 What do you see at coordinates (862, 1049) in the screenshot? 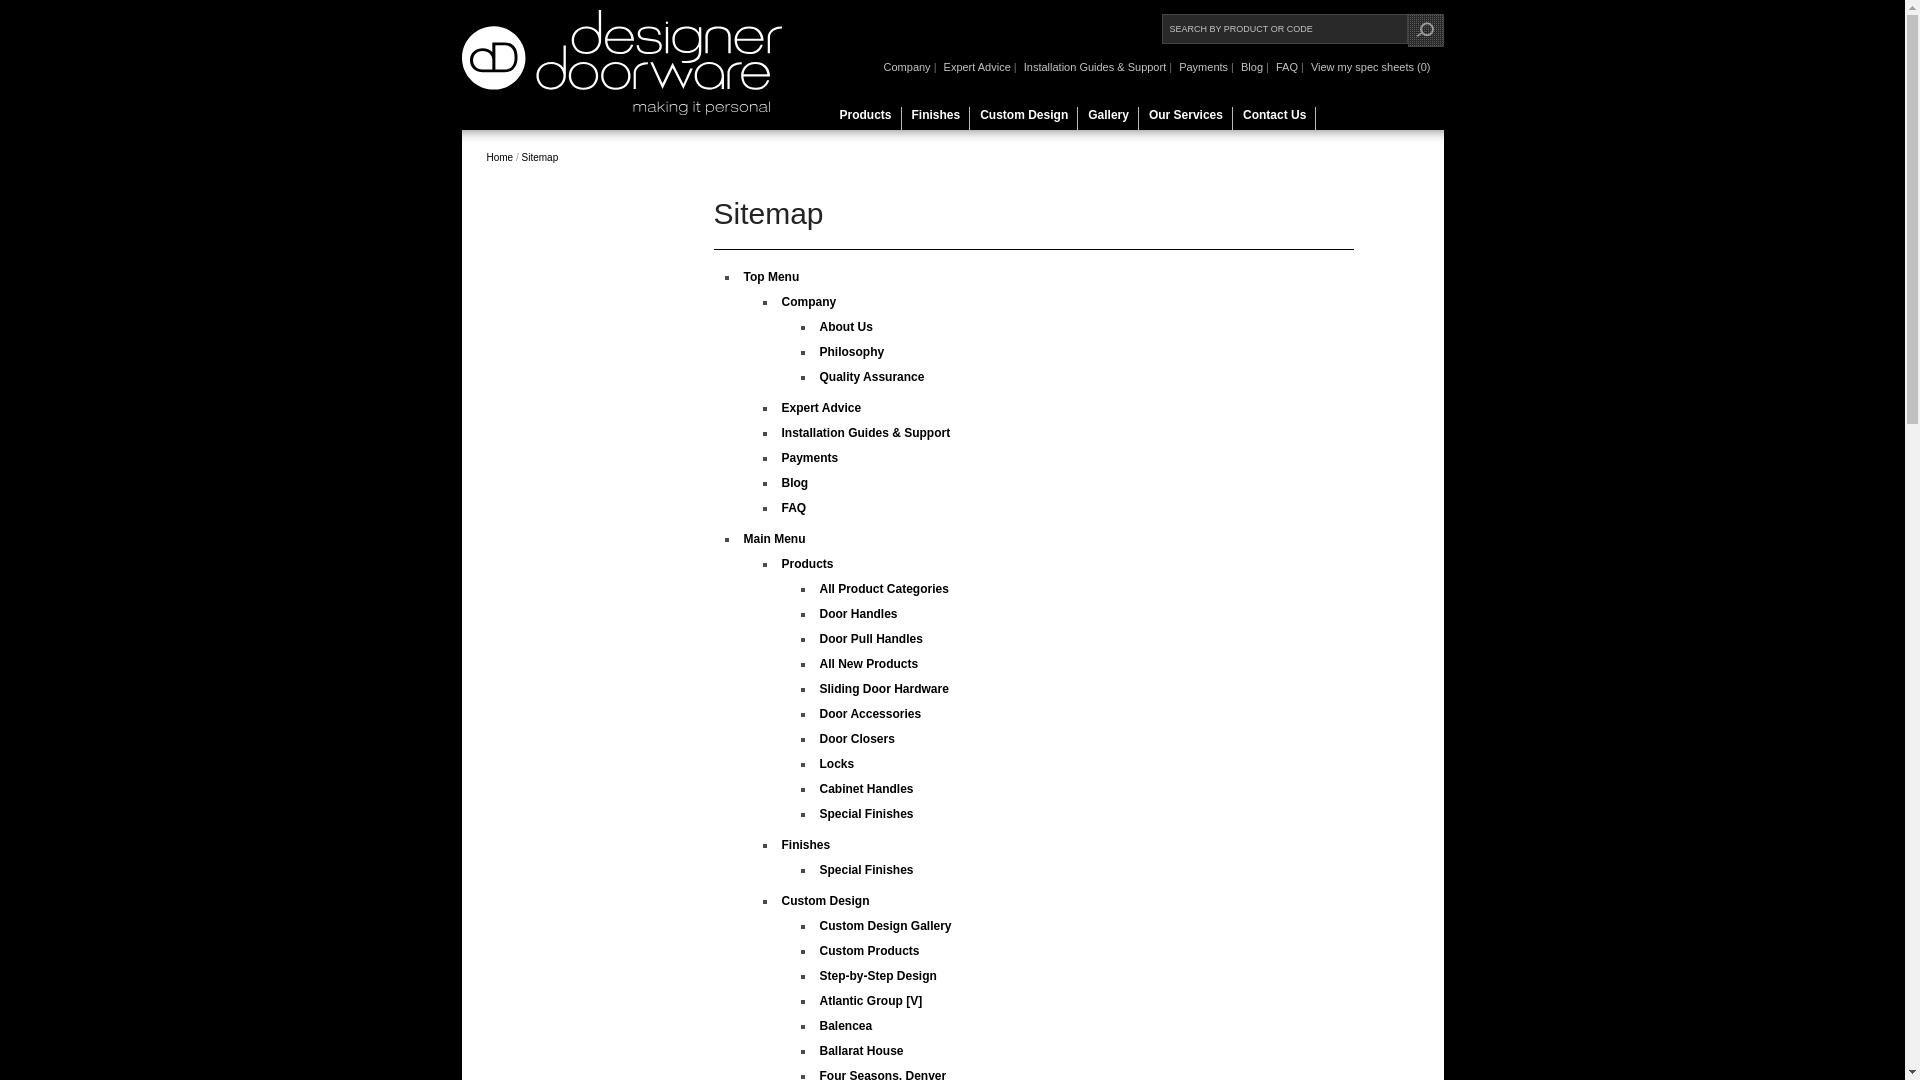
I see `'Ballarat House'` at bounding box center [862, 1049].